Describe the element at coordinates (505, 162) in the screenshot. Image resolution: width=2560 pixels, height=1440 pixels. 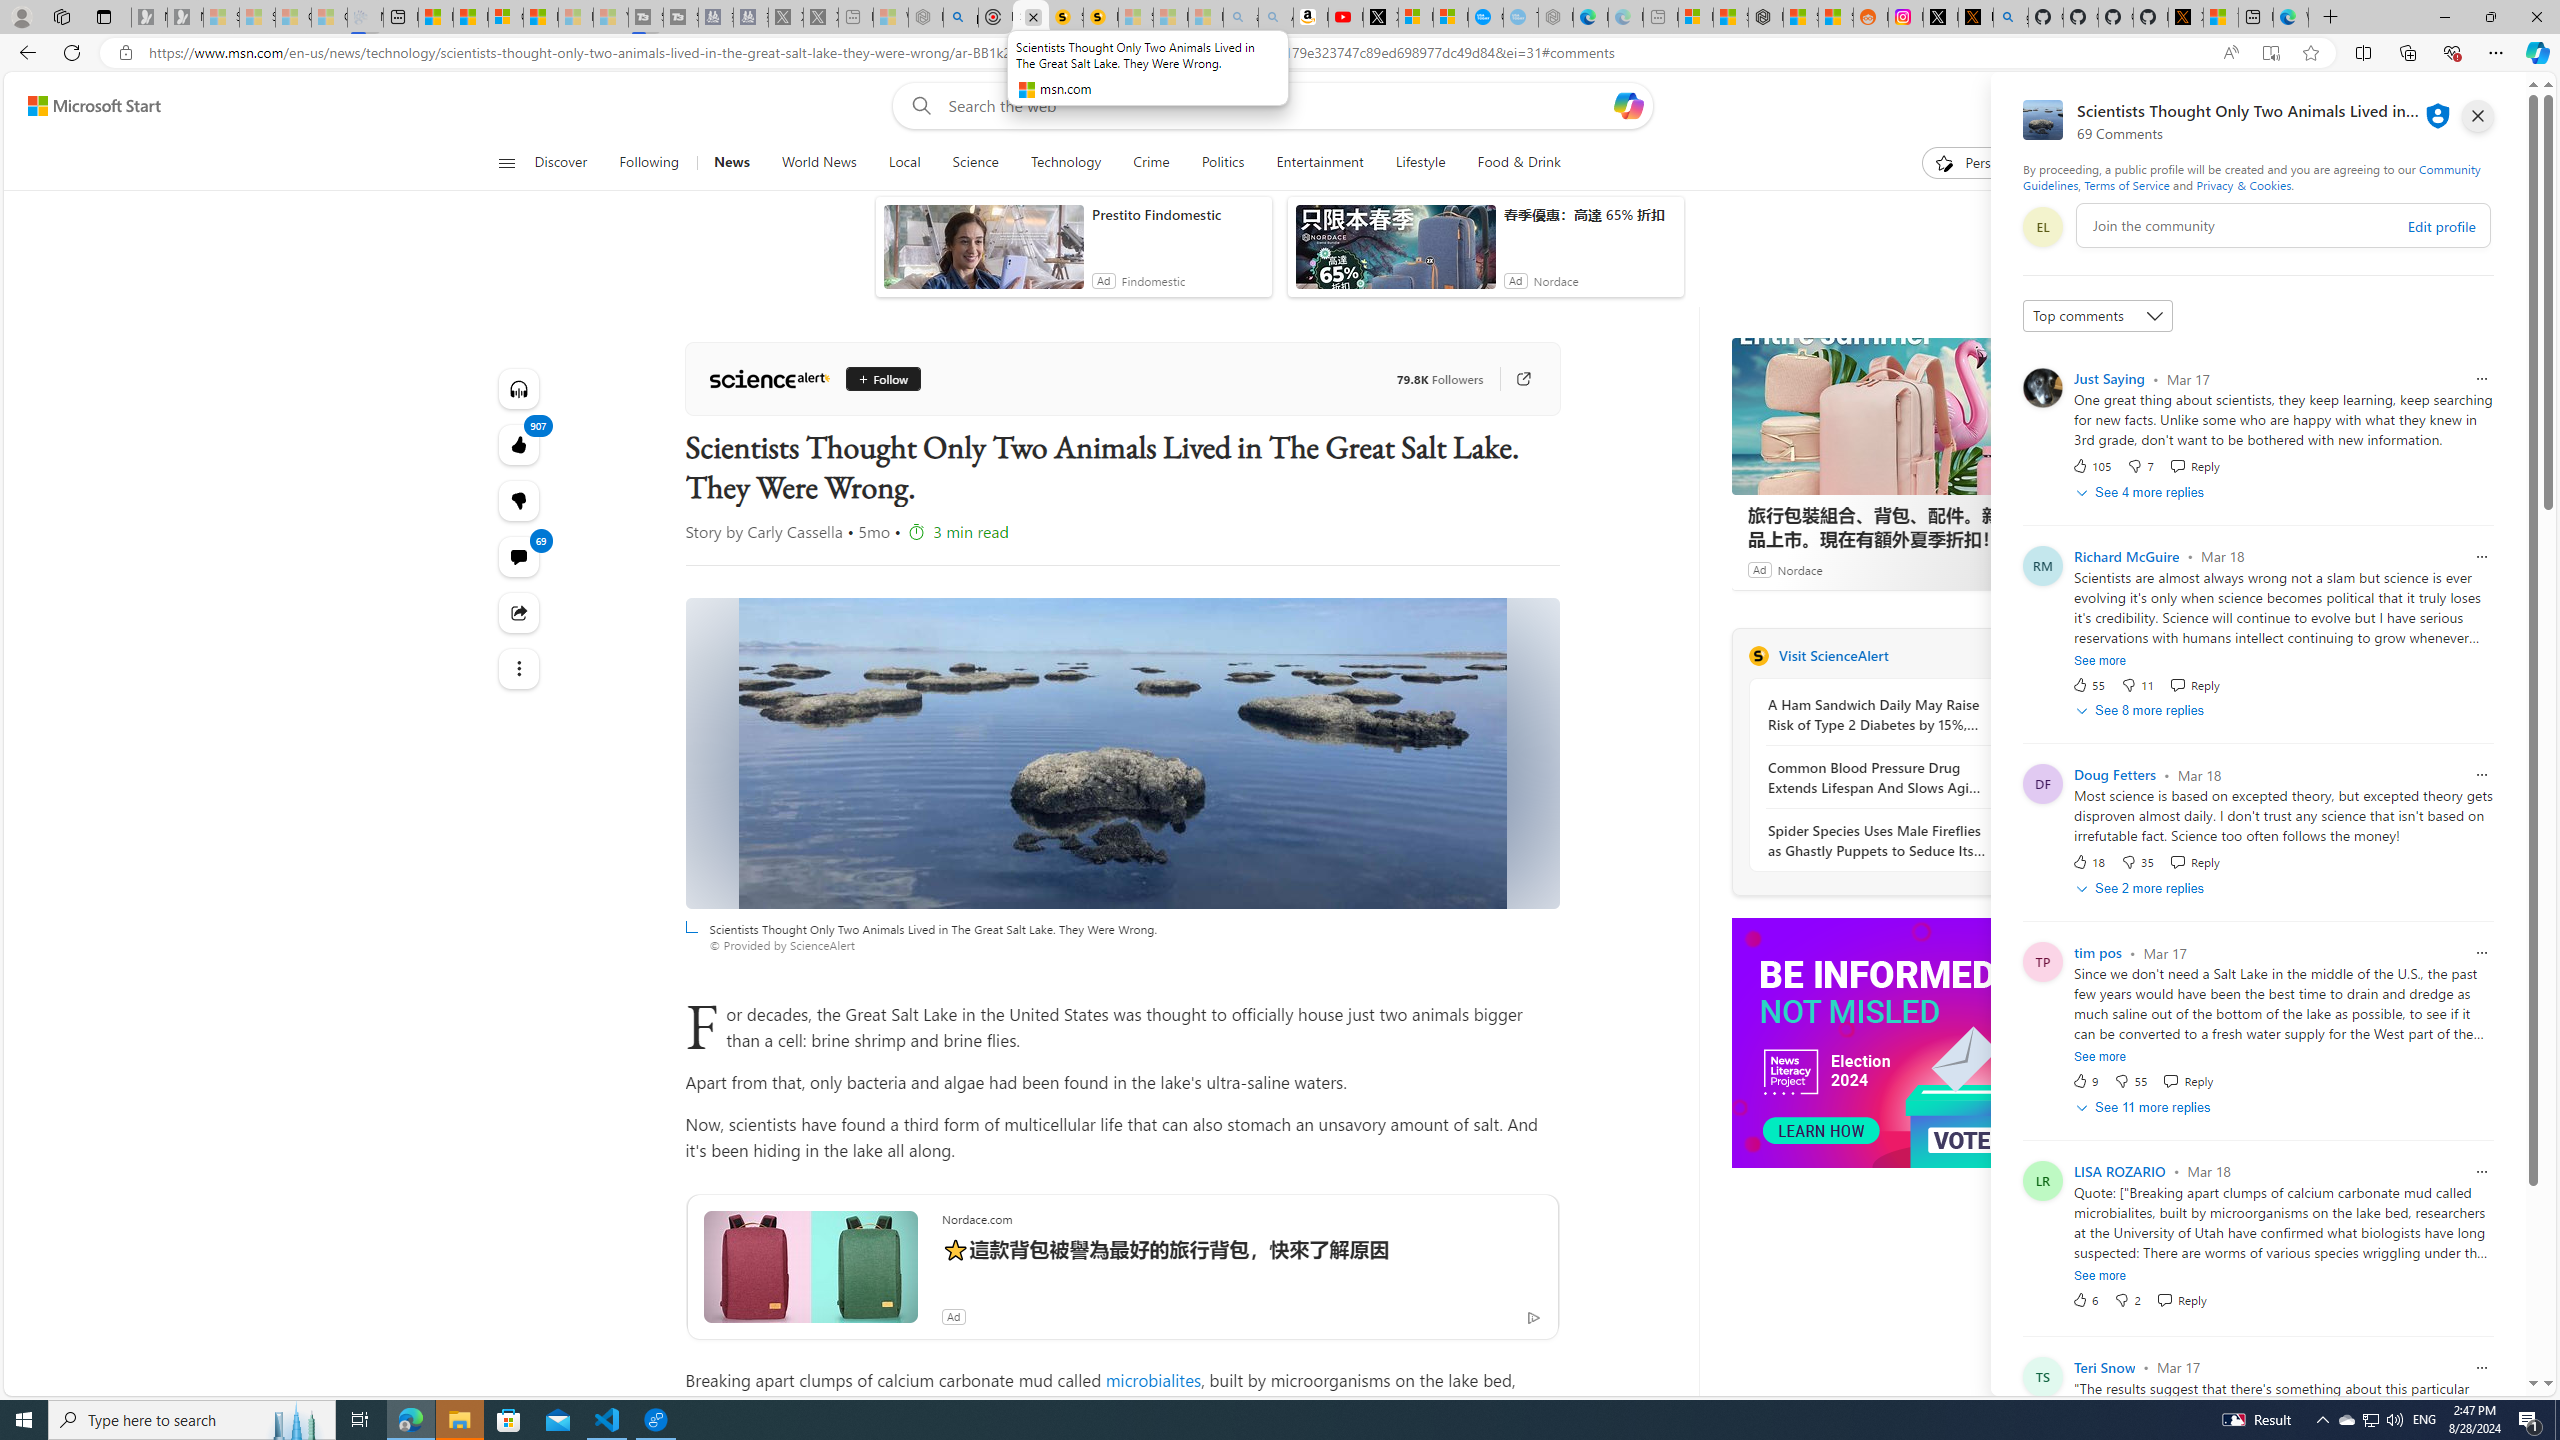
I see `'Class: button-glyph'` at that location.